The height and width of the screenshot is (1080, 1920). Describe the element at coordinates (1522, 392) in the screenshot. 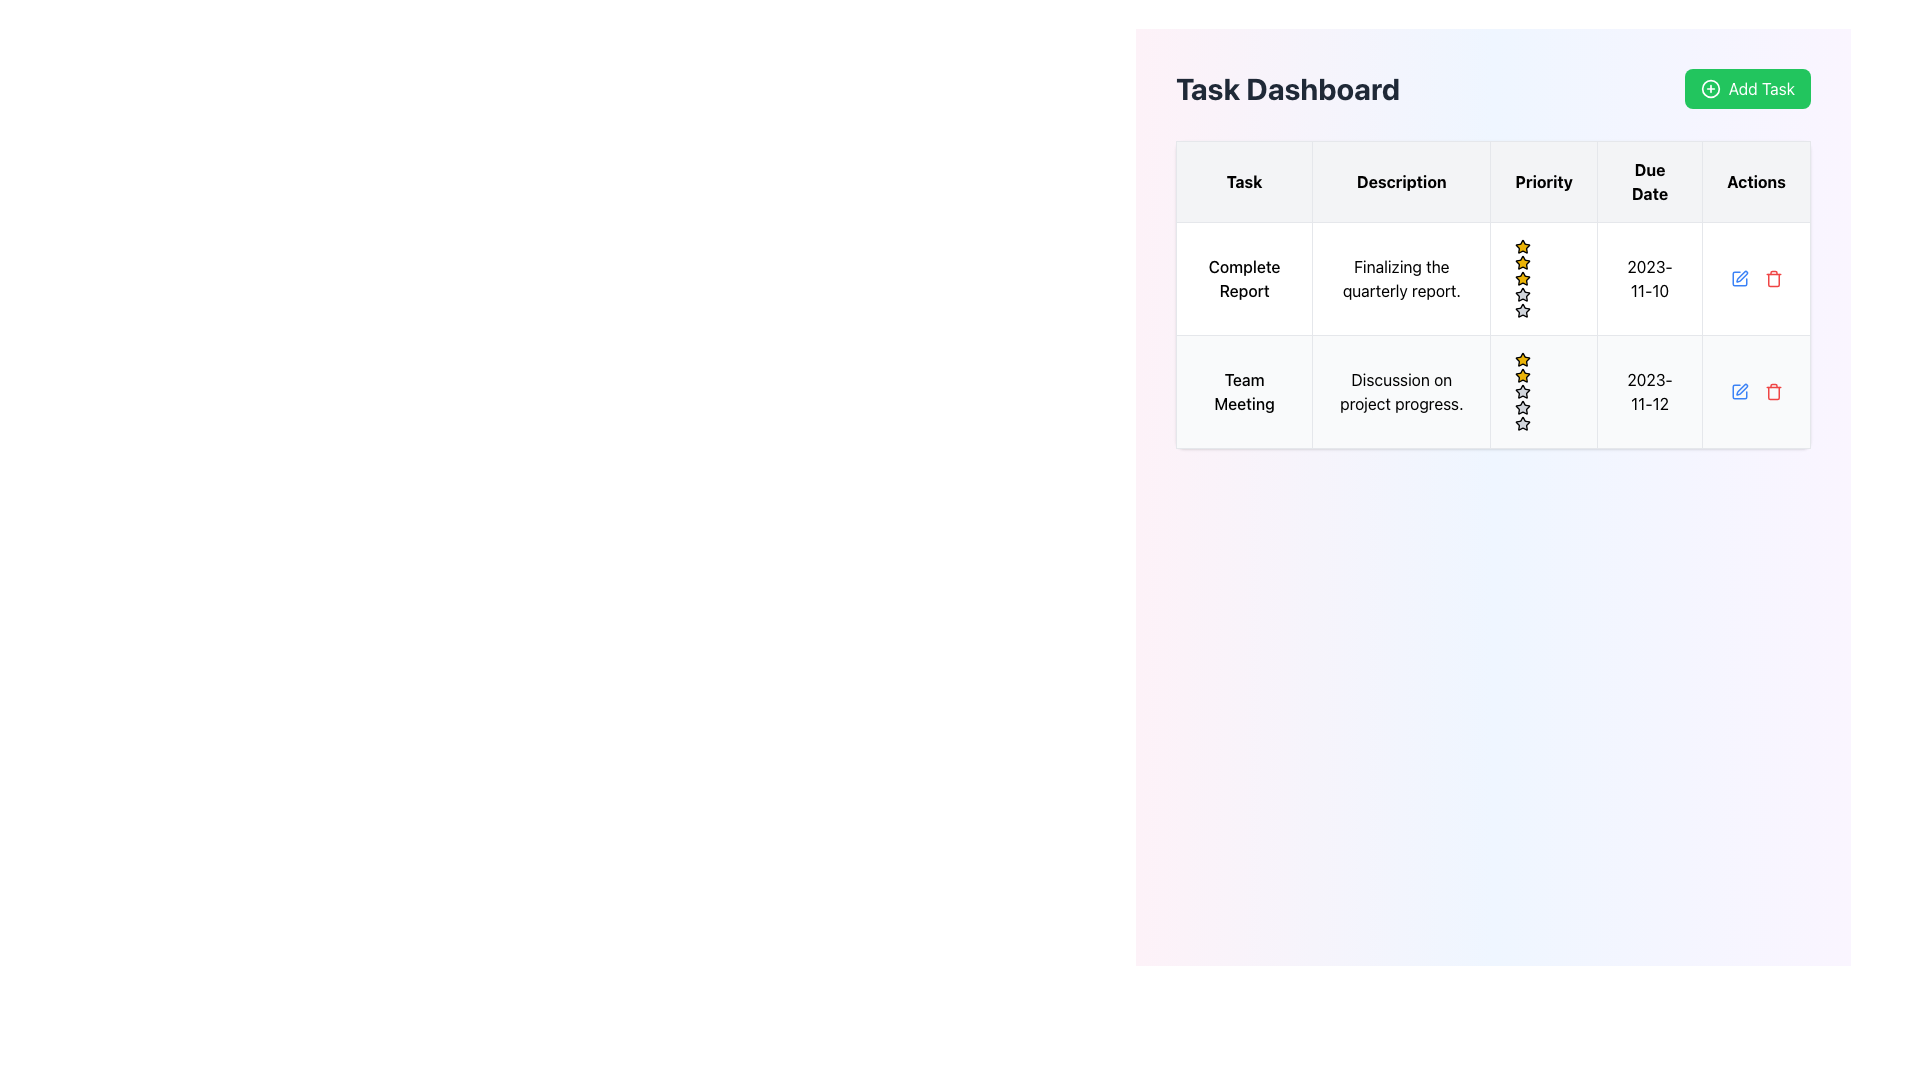

I see `the fifth star in the set of rating stars under the 'Priority' column for the 'Team Meeting' row, which is represented by a gray outlined star with a white interior` at that location.